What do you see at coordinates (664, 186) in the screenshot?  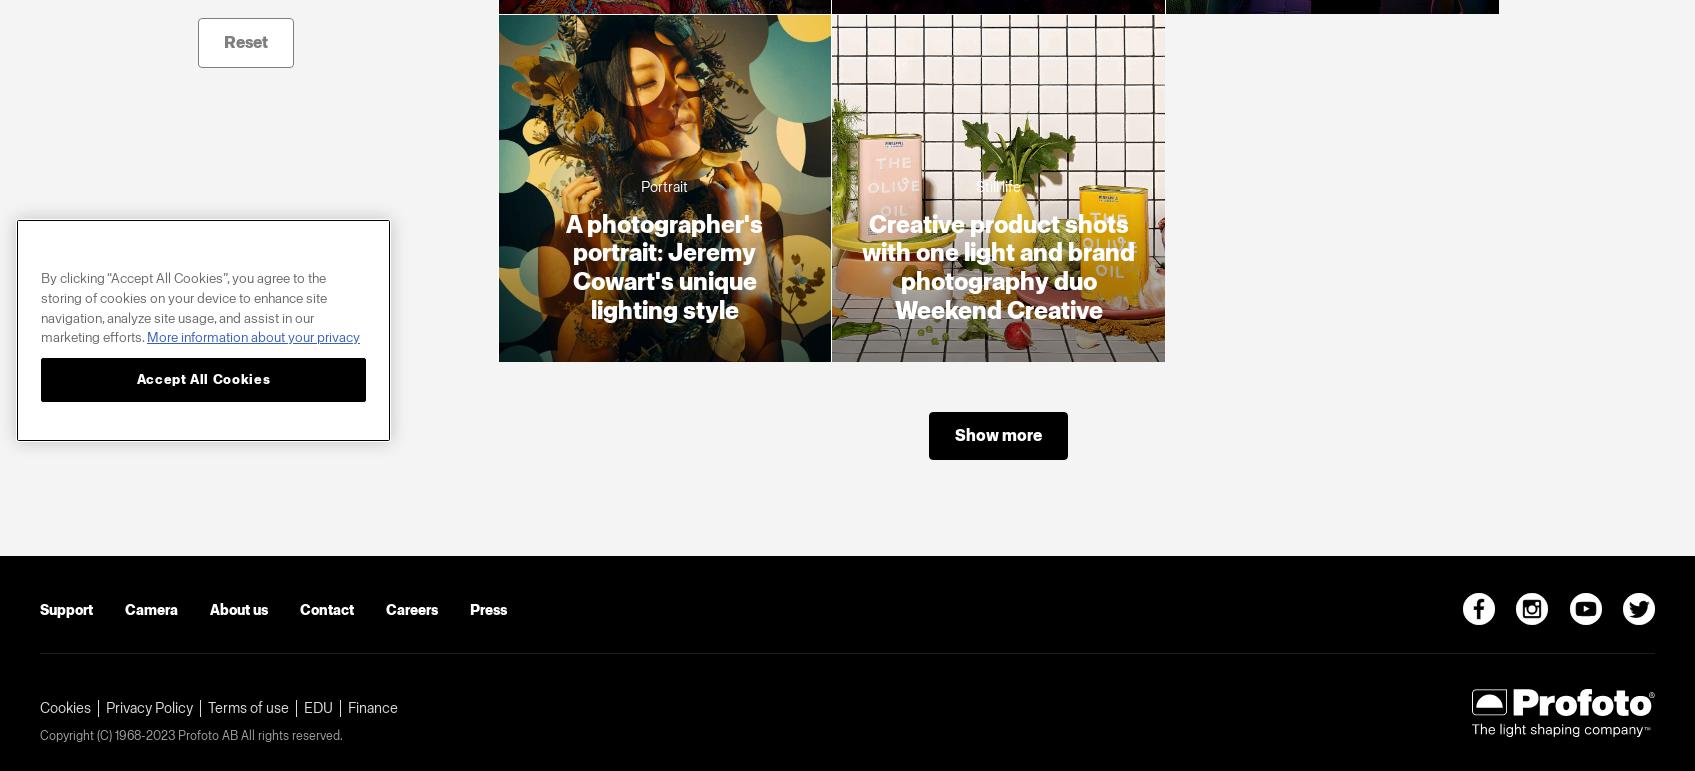 I see `'Portrait'` at bounding box center [664, 186].